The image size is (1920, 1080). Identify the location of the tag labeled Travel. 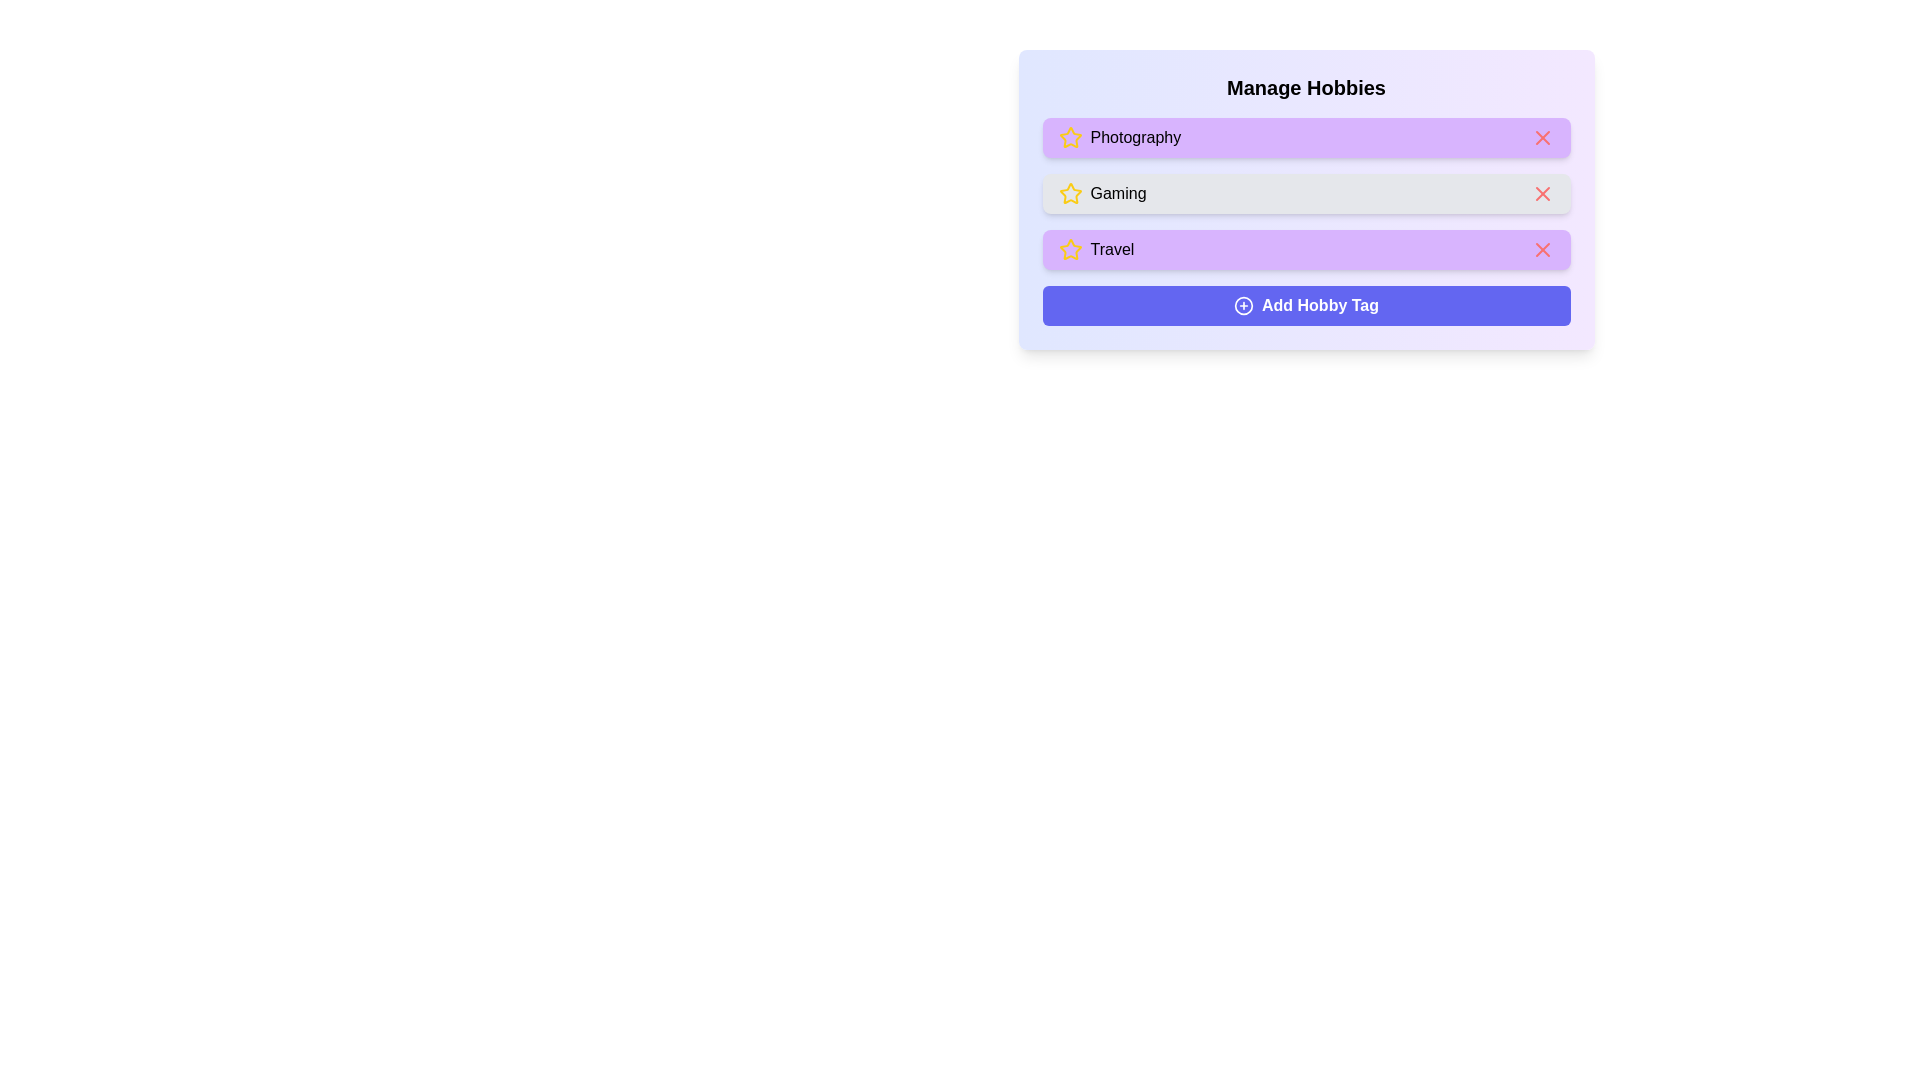
(1306, 249).